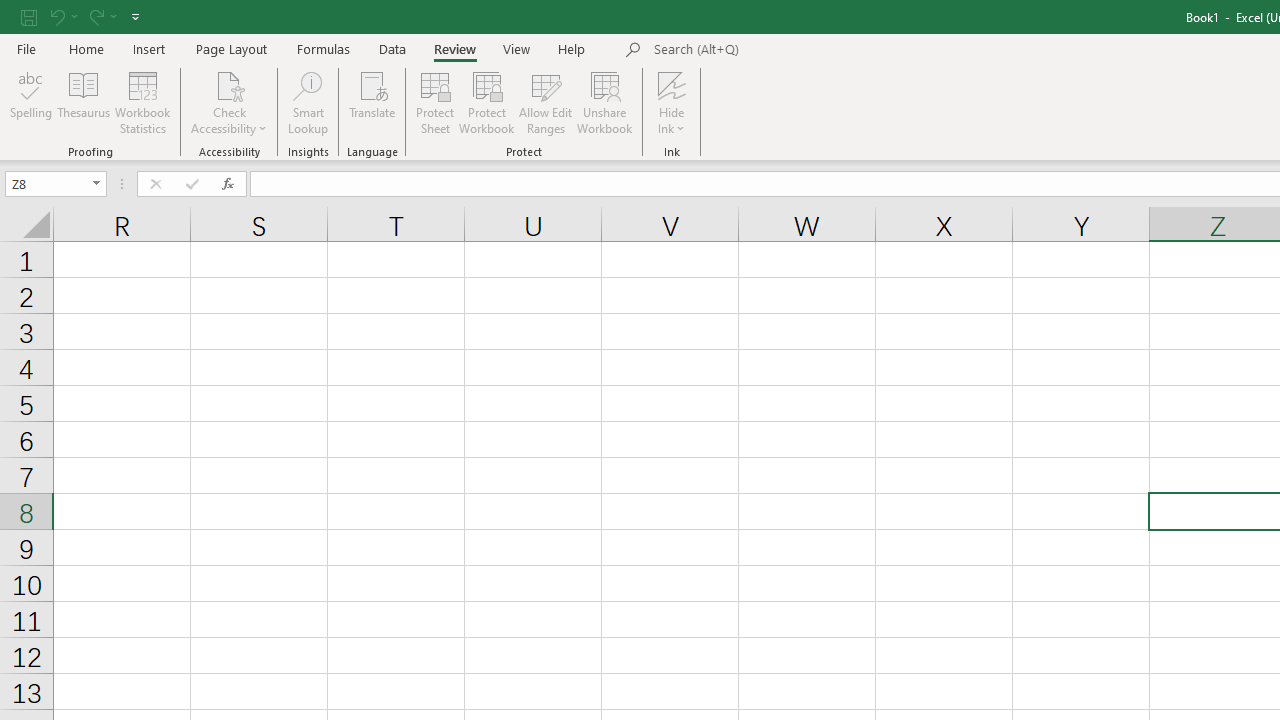 Image resolution: width=1280 pixels, height=720 pixels. Describe the element at coordinates (487, 103) in the screenshot. I see `'Protect Workbook...'` at that location.